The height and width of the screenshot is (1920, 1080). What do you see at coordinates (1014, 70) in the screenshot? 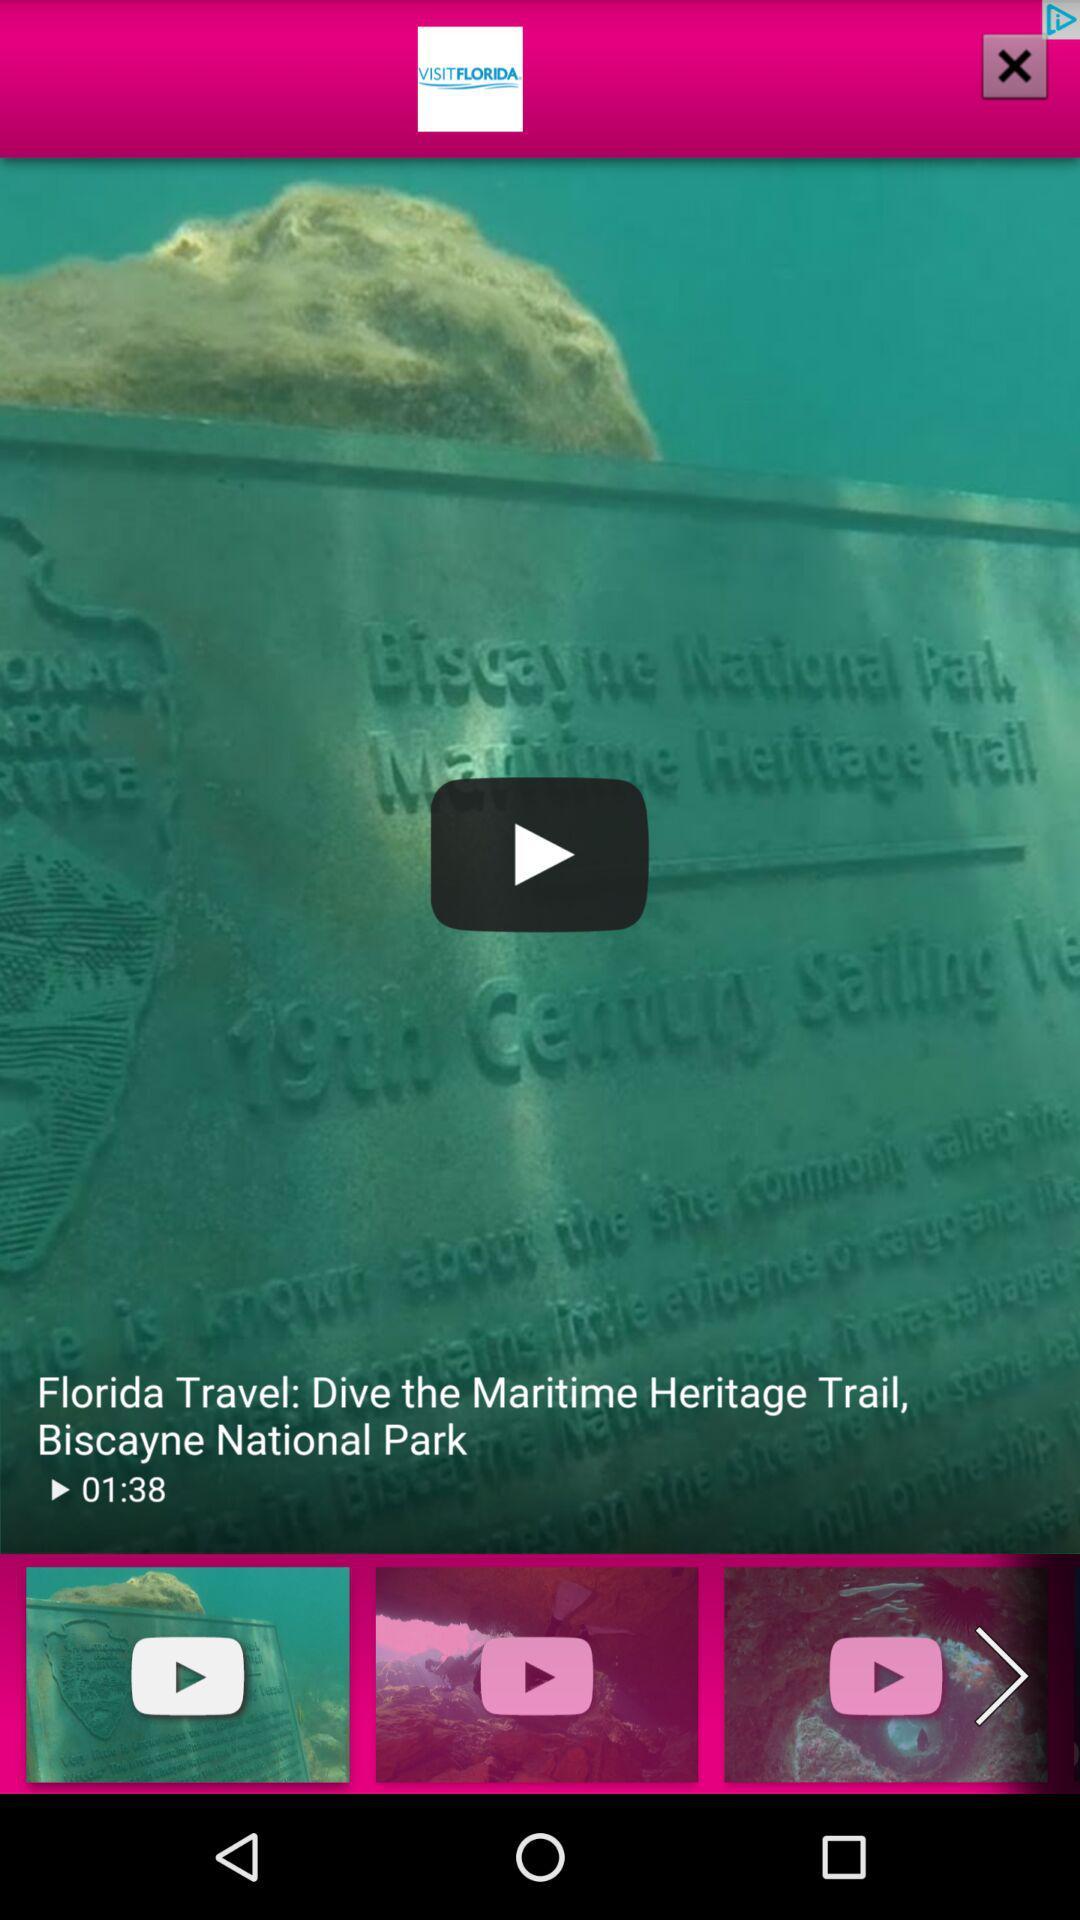
I see `the close icon` at bounding box center [1014, 70].